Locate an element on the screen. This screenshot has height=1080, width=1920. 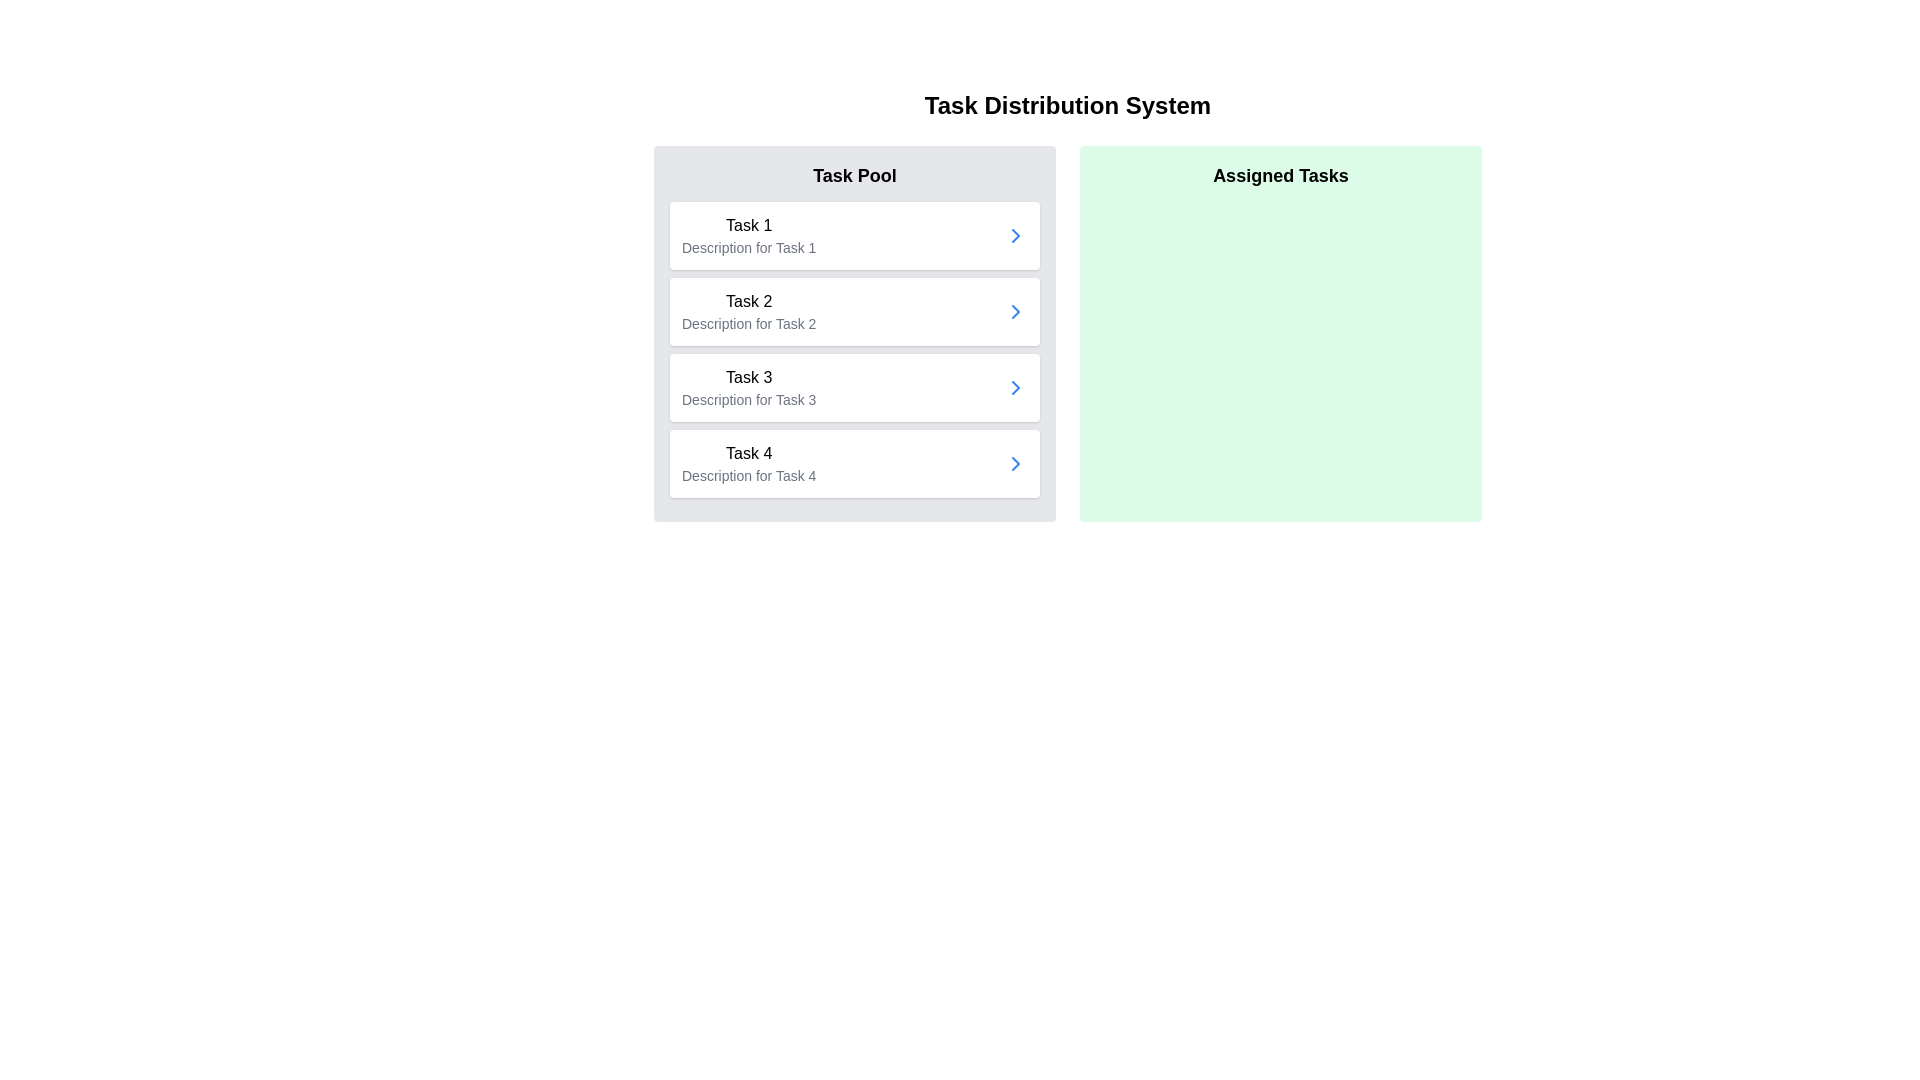
the small right-facing chevron arrow icon button located to the right of 'Task 2 Description for Task 2' in the Task Pool section to interact or navigate is located at coordinates (1016, 312).